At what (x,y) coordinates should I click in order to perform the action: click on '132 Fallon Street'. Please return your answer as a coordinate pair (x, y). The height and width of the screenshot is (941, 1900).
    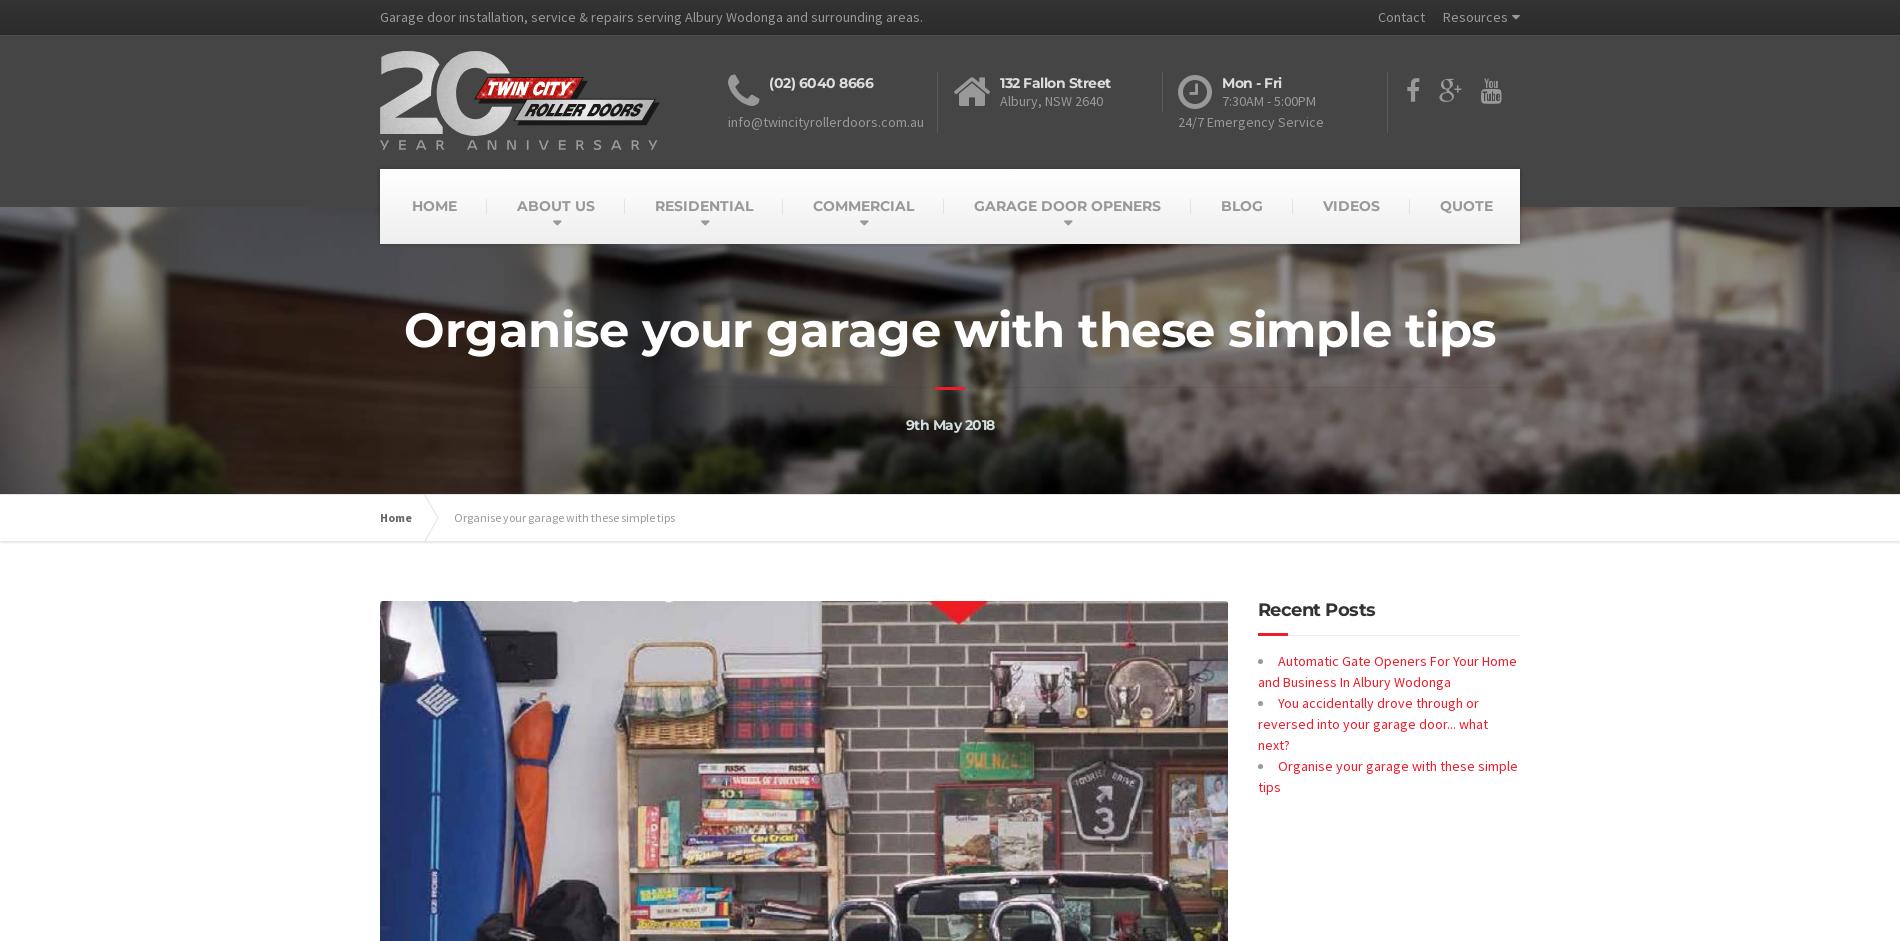
    Looking at the image, I should click on (1055, 81).